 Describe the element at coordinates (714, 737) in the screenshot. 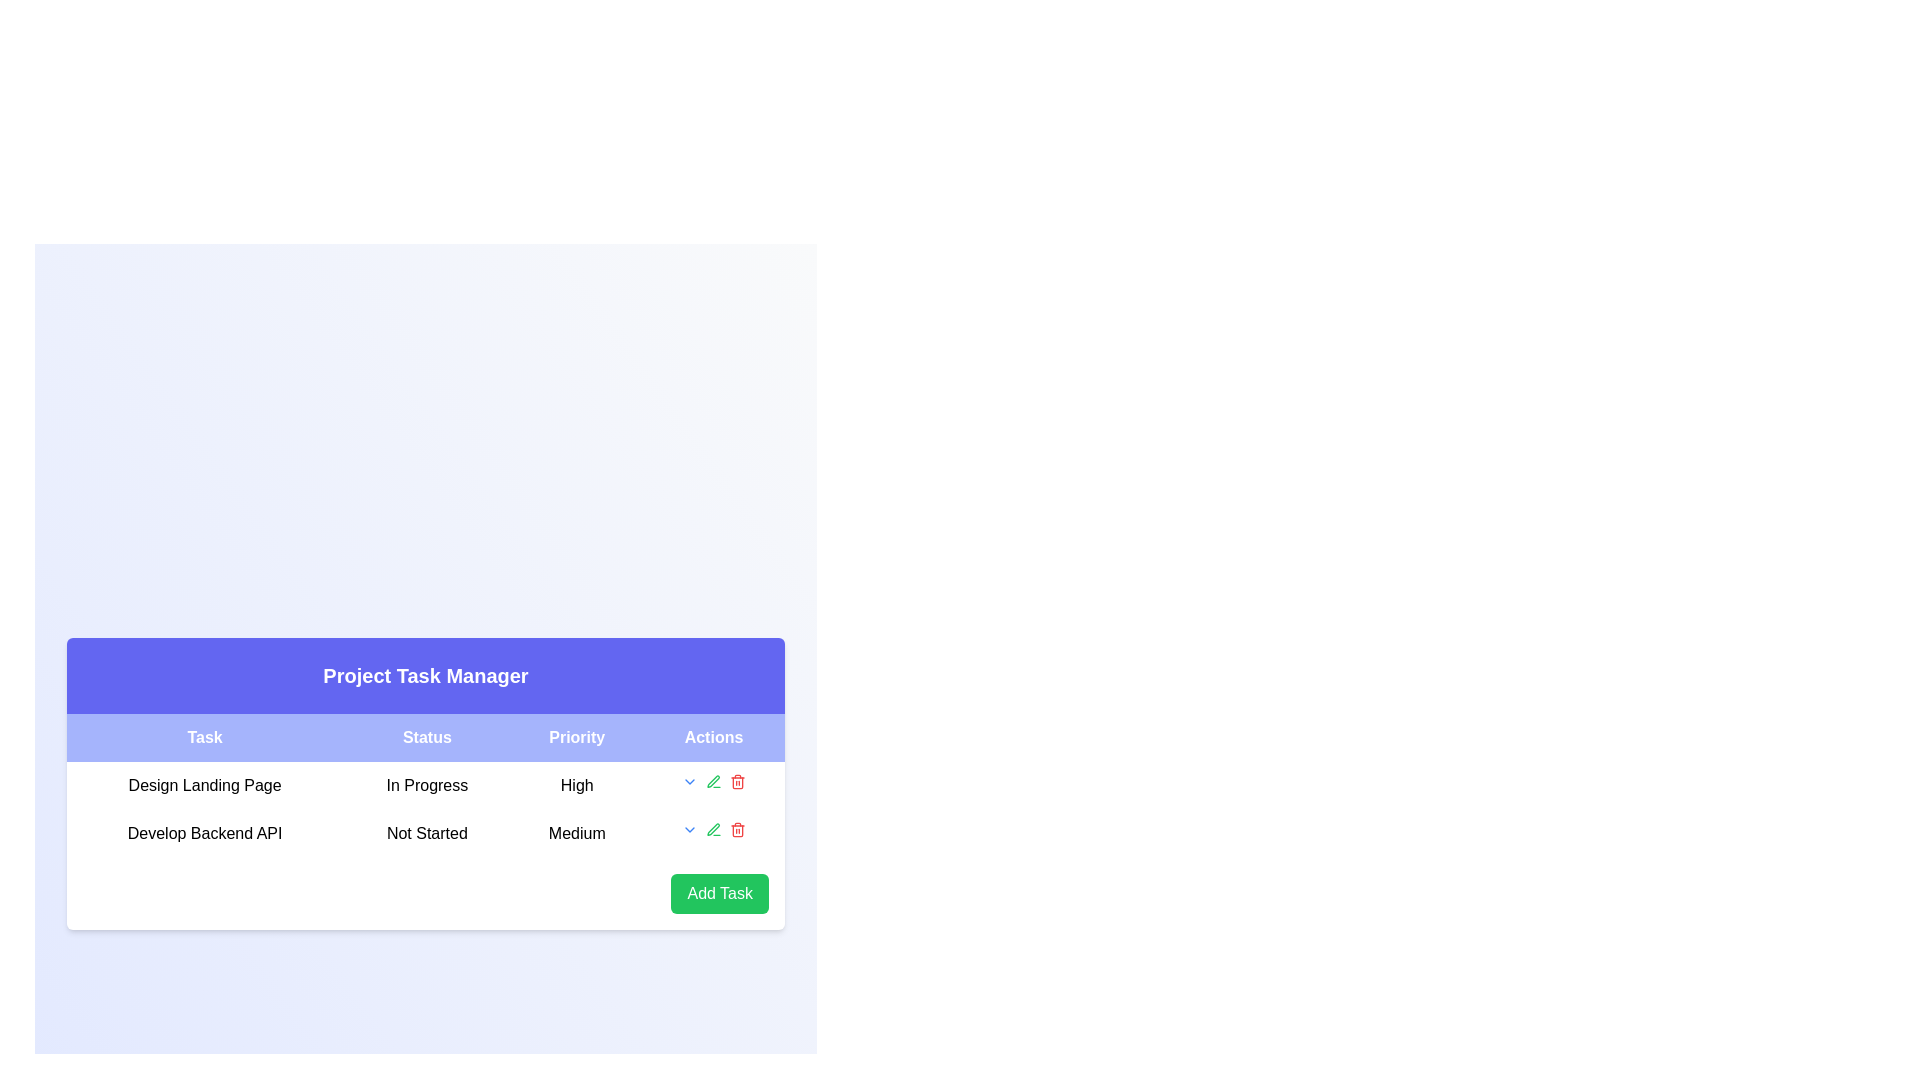

I see `the 'Actions' static text label, which is styled as a table header and is located in the top-right segment of the table header row` at that location.